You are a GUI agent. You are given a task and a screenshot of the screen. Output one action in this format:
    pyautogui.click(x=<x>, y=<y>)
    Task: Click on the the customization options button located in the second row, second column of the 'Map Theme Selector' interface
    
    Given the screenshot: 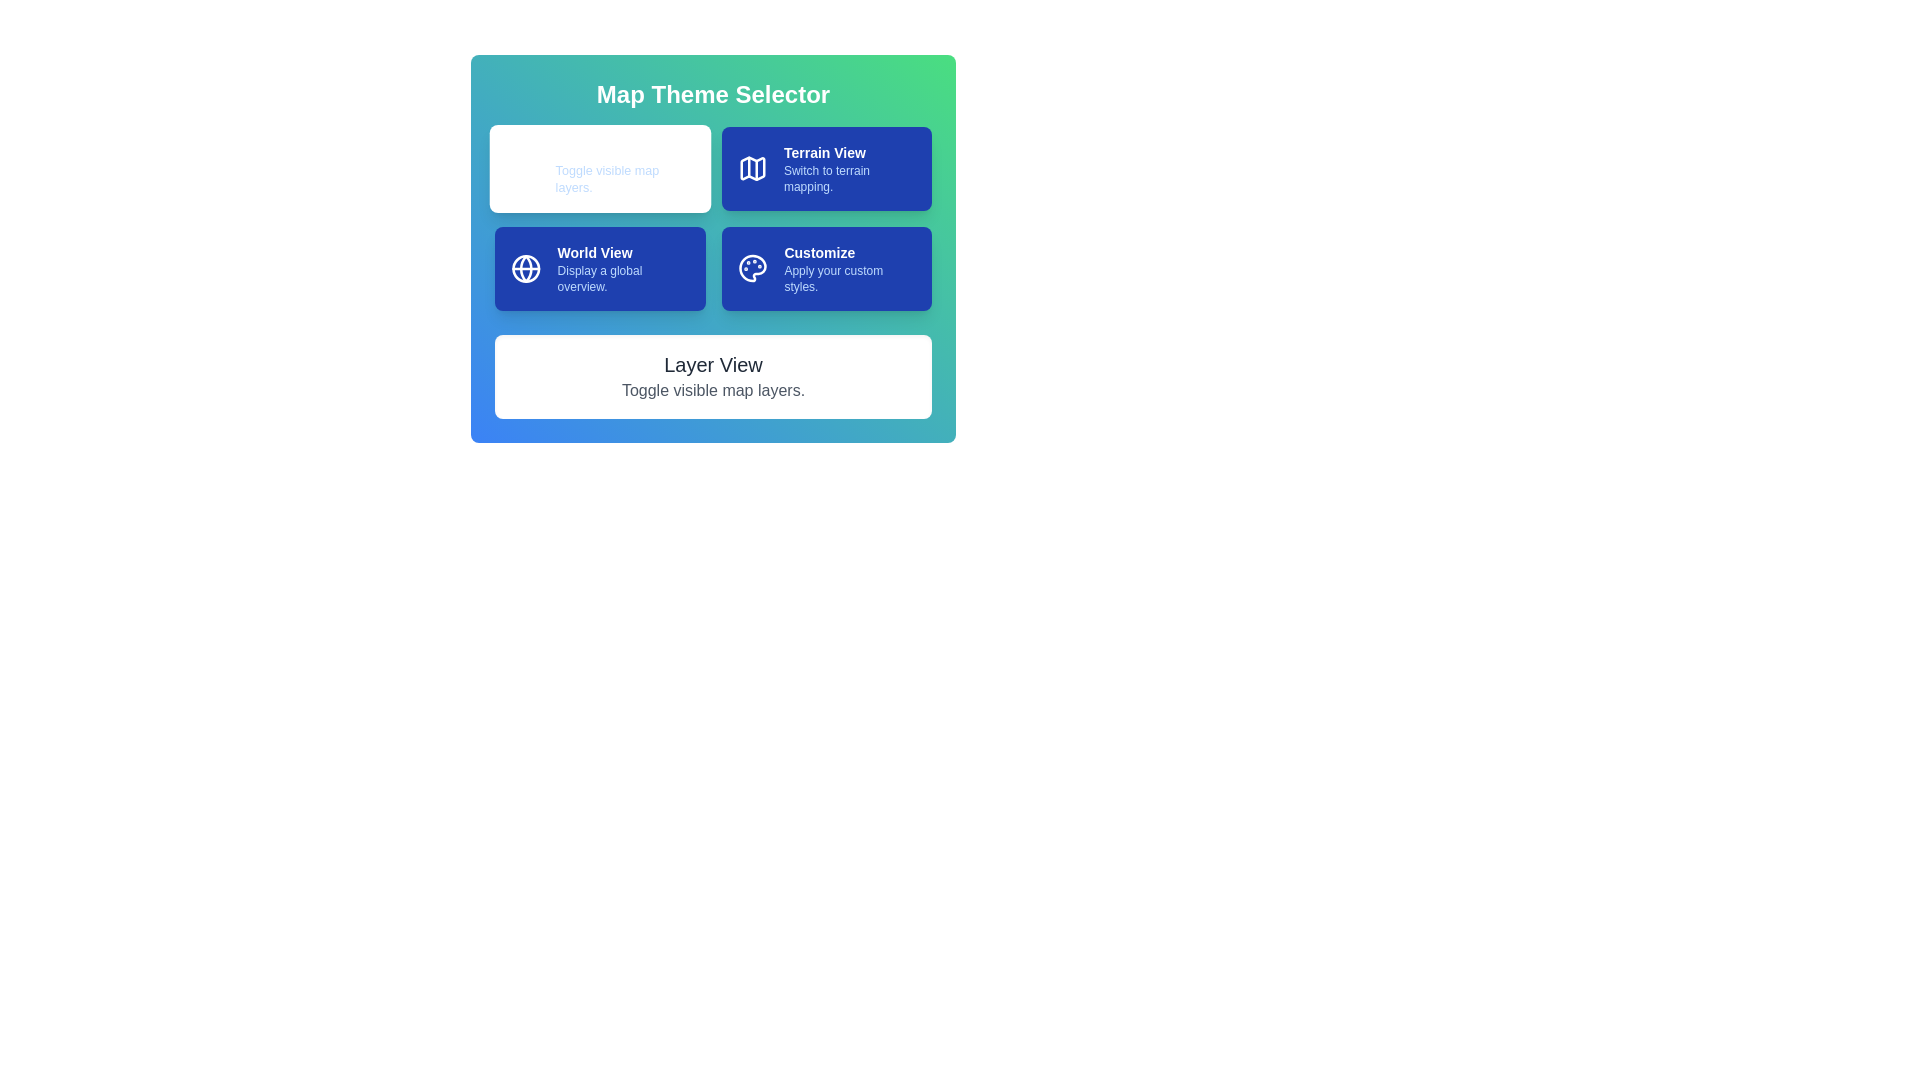 What is the action you would take?
    pyautogui.click(x=826, y=268)
    